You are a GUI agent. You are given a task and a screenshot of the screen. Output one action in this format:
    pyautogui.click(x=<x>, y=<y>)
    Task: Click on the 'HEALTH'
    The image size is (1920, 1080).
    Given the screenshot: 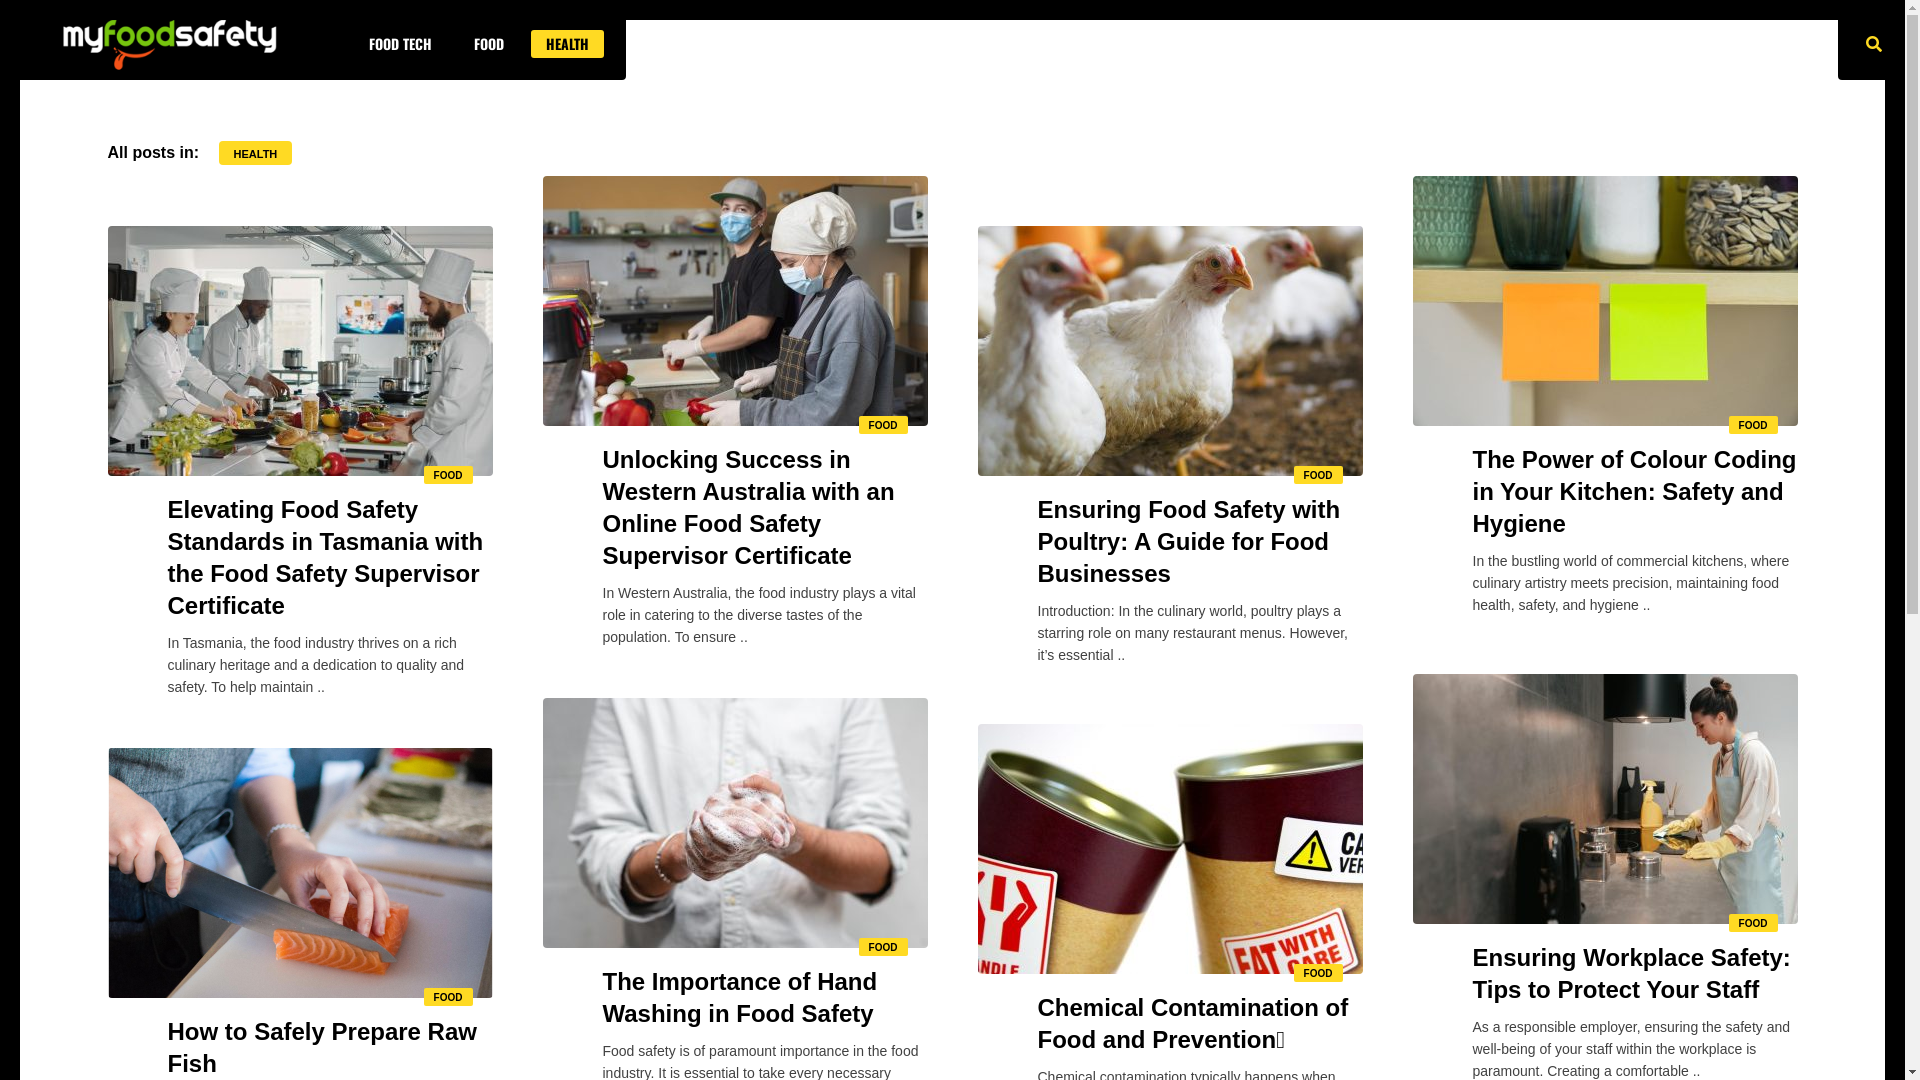 What is the action you would take?
    pyautogui.click(x=566, y=43)
    